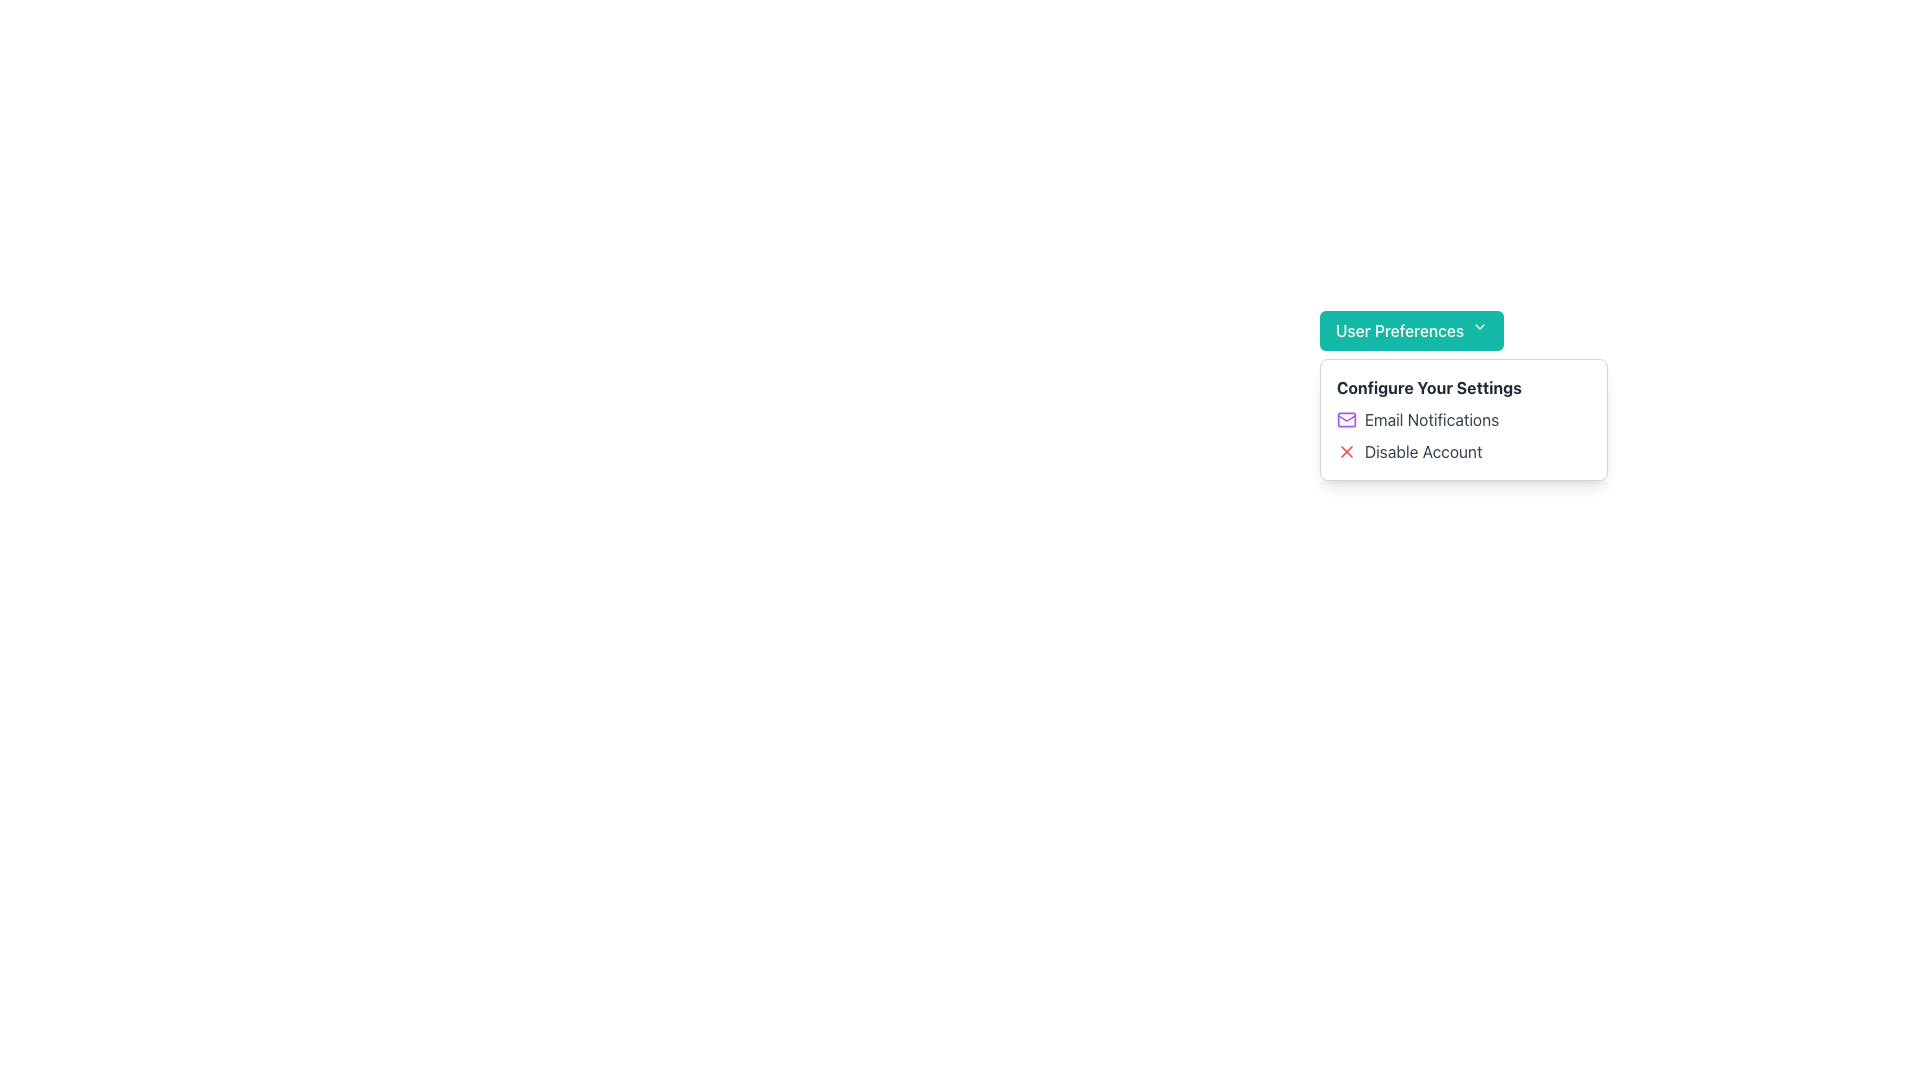 This screenshot has width=1920, height=1080. I want to click on the chevron icon indicating collapsible functionality next to 'User Preferences' within the teal button at the top of the dropdown menu, so click(1480, 326).